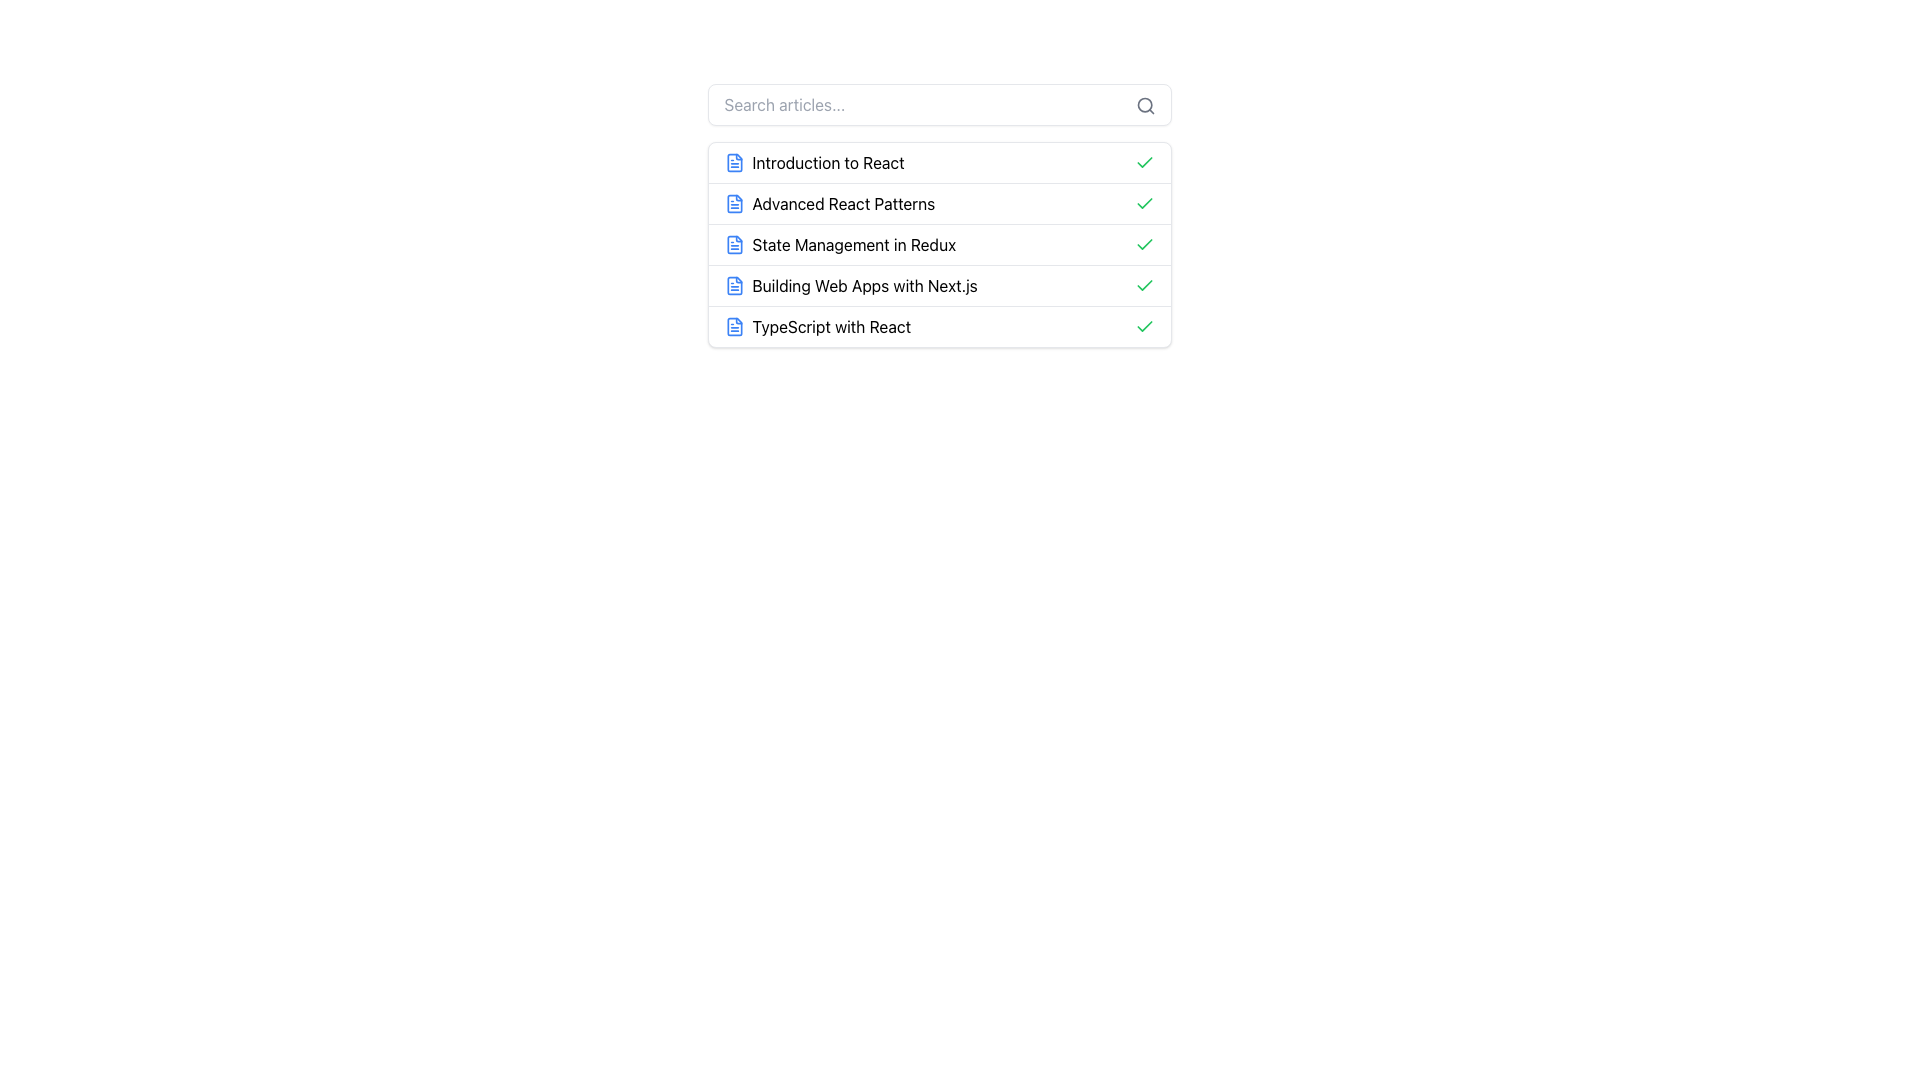 The width and height of the screenshot is (1920, 1080). Describe the element at coordinates (851, 285) in the screenshot. I see `the fourth list item labeled 'Building Web Apps with Next.js', which features a small document icon with a blue outline` at that location.